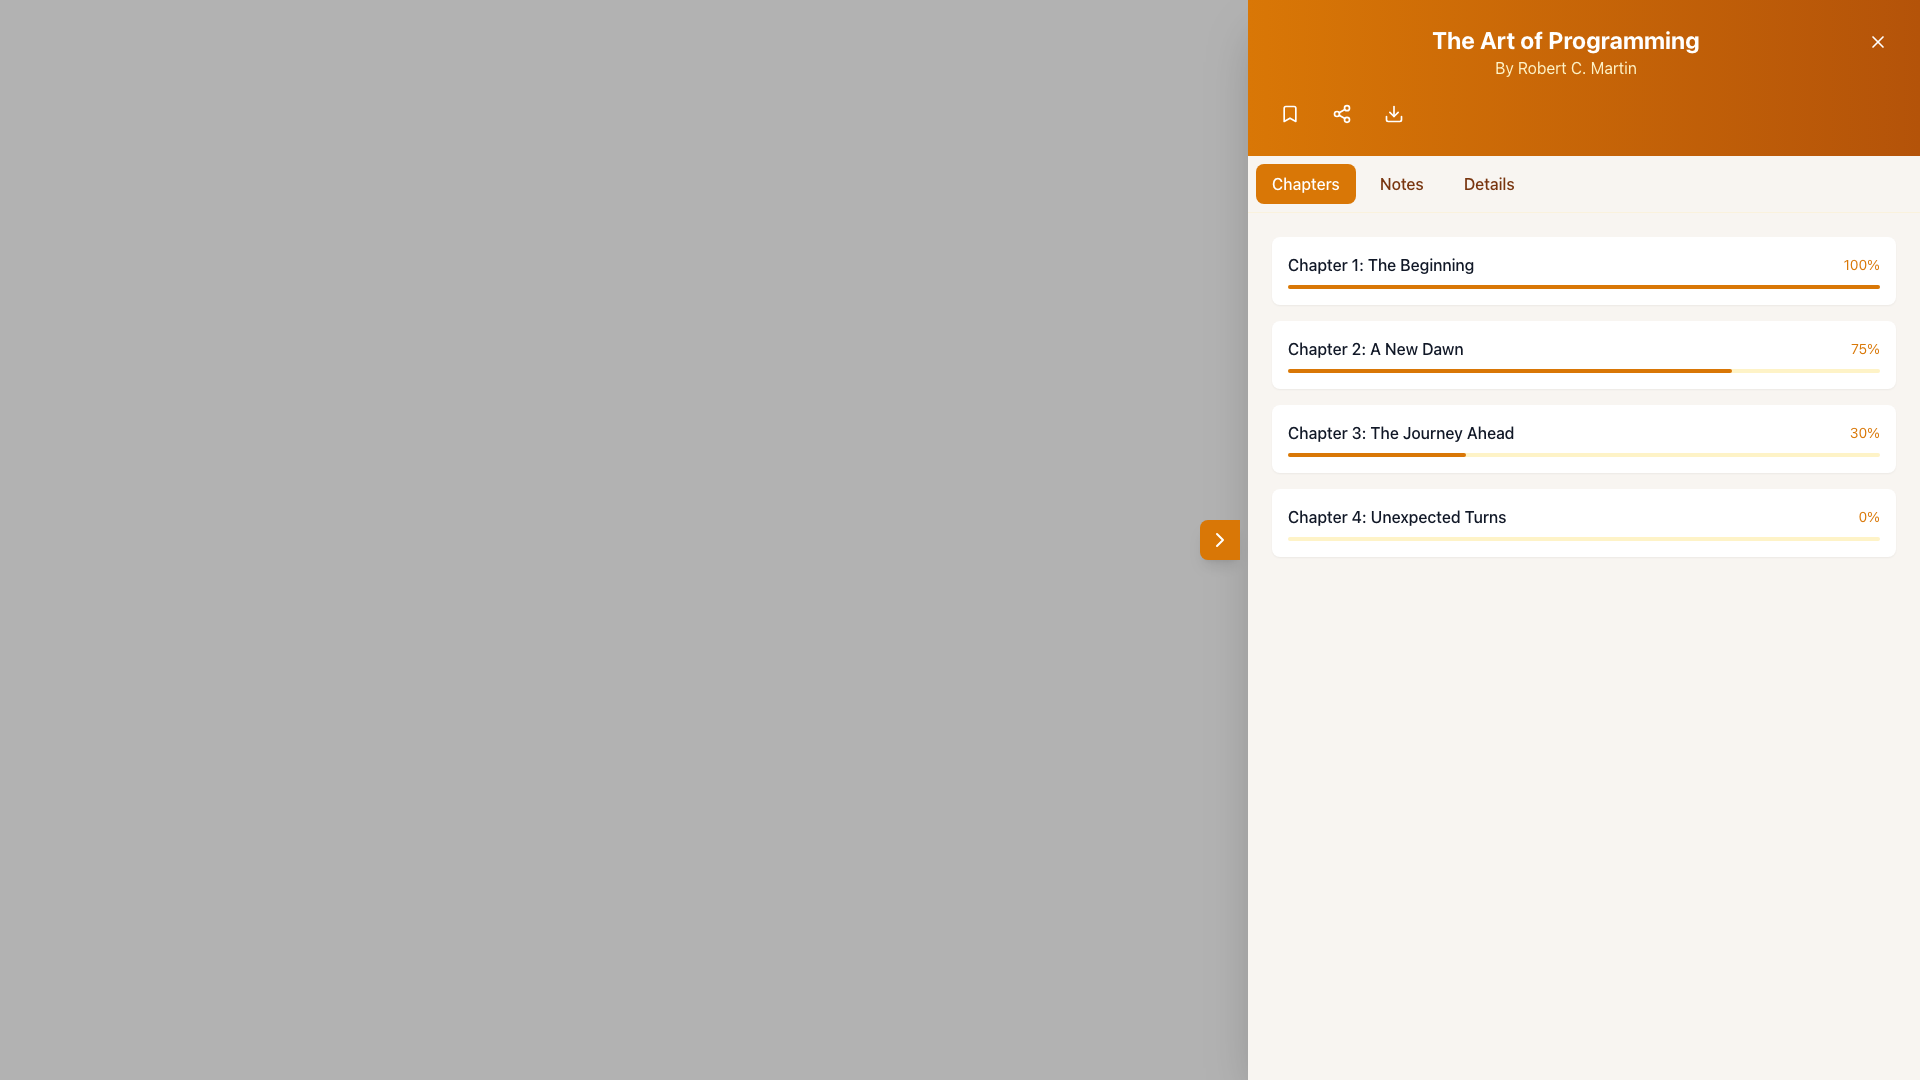  What do you see at coordinates (1583, 353) in the screenshot?
I see `the Progress tracker for Chapter 2, which displays its title and percentage indicator` at bounding box center [1583, 353].